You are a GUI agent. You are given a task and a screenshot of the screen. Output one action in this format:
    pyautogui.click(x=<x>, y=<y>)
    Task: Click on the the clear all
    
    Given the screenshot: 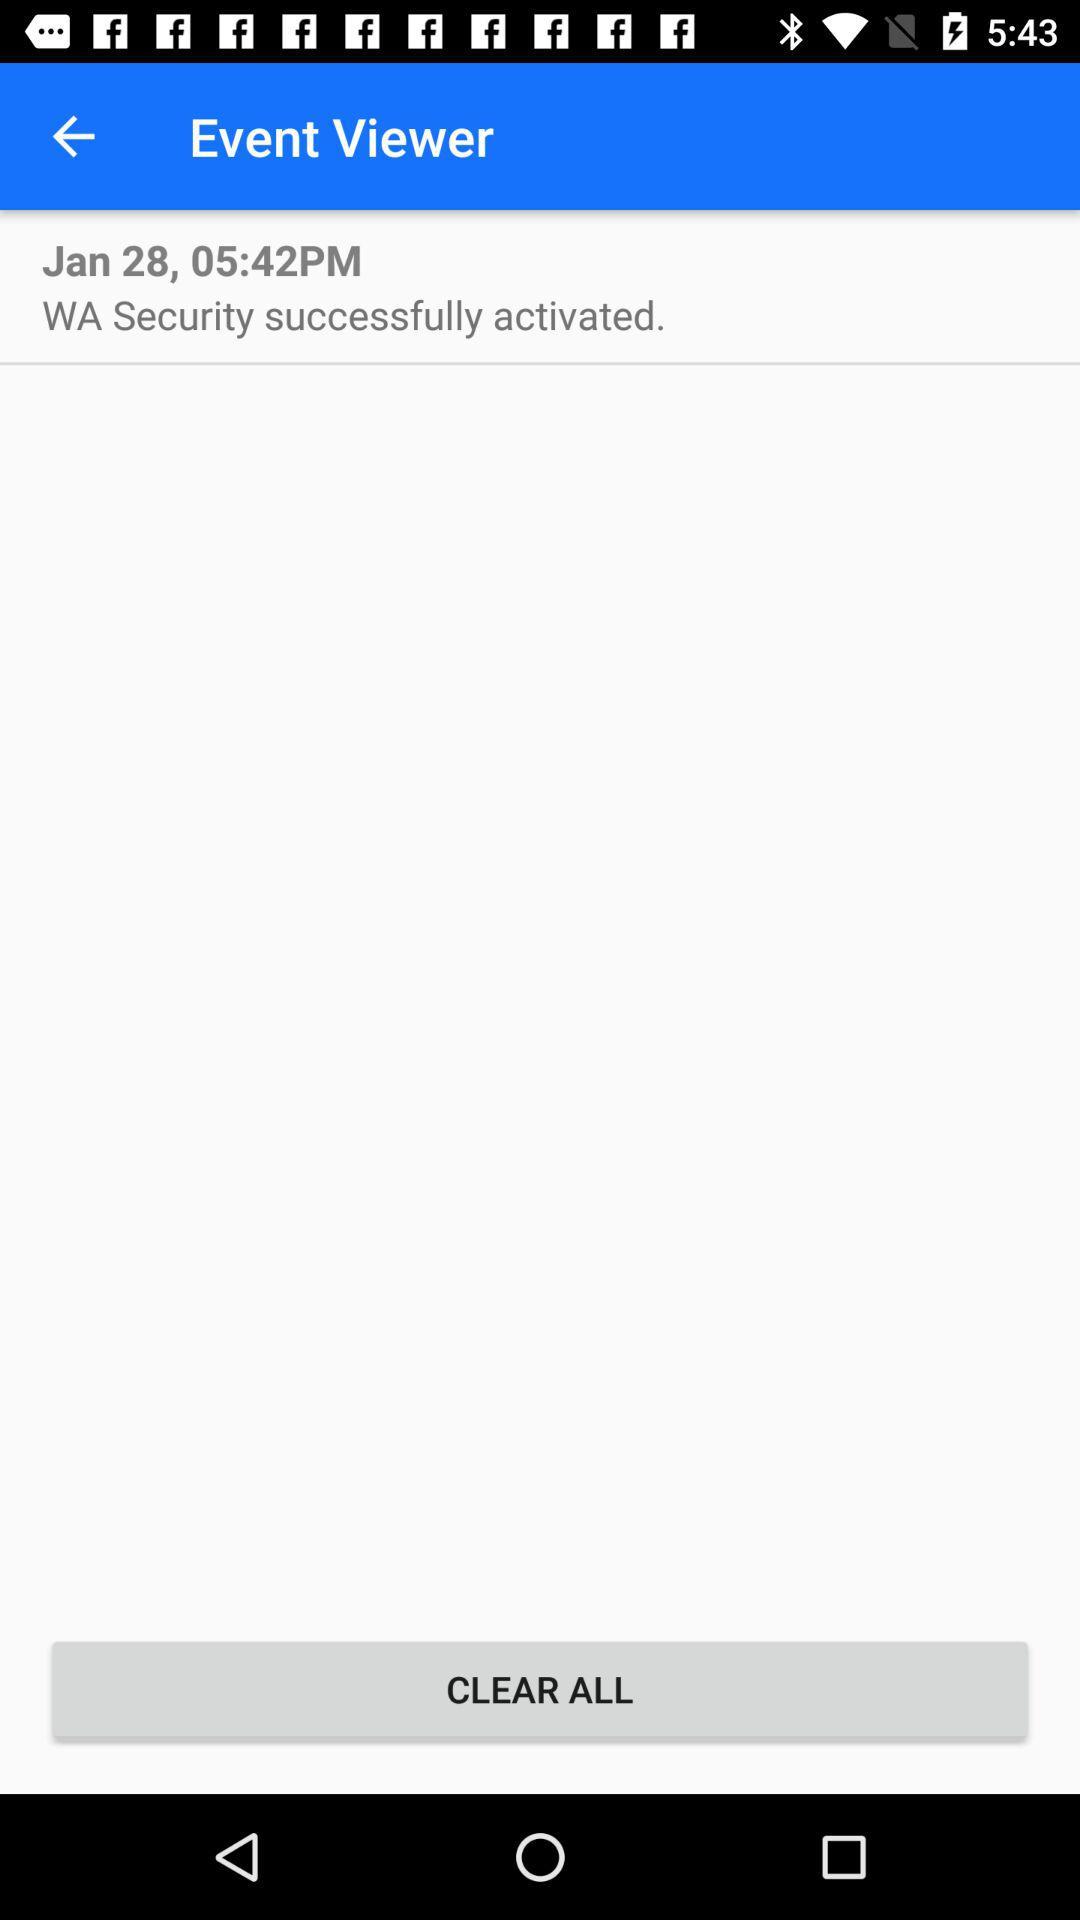 What is the action you would take?
    pyautogui.click(x=540, y=1688)
    